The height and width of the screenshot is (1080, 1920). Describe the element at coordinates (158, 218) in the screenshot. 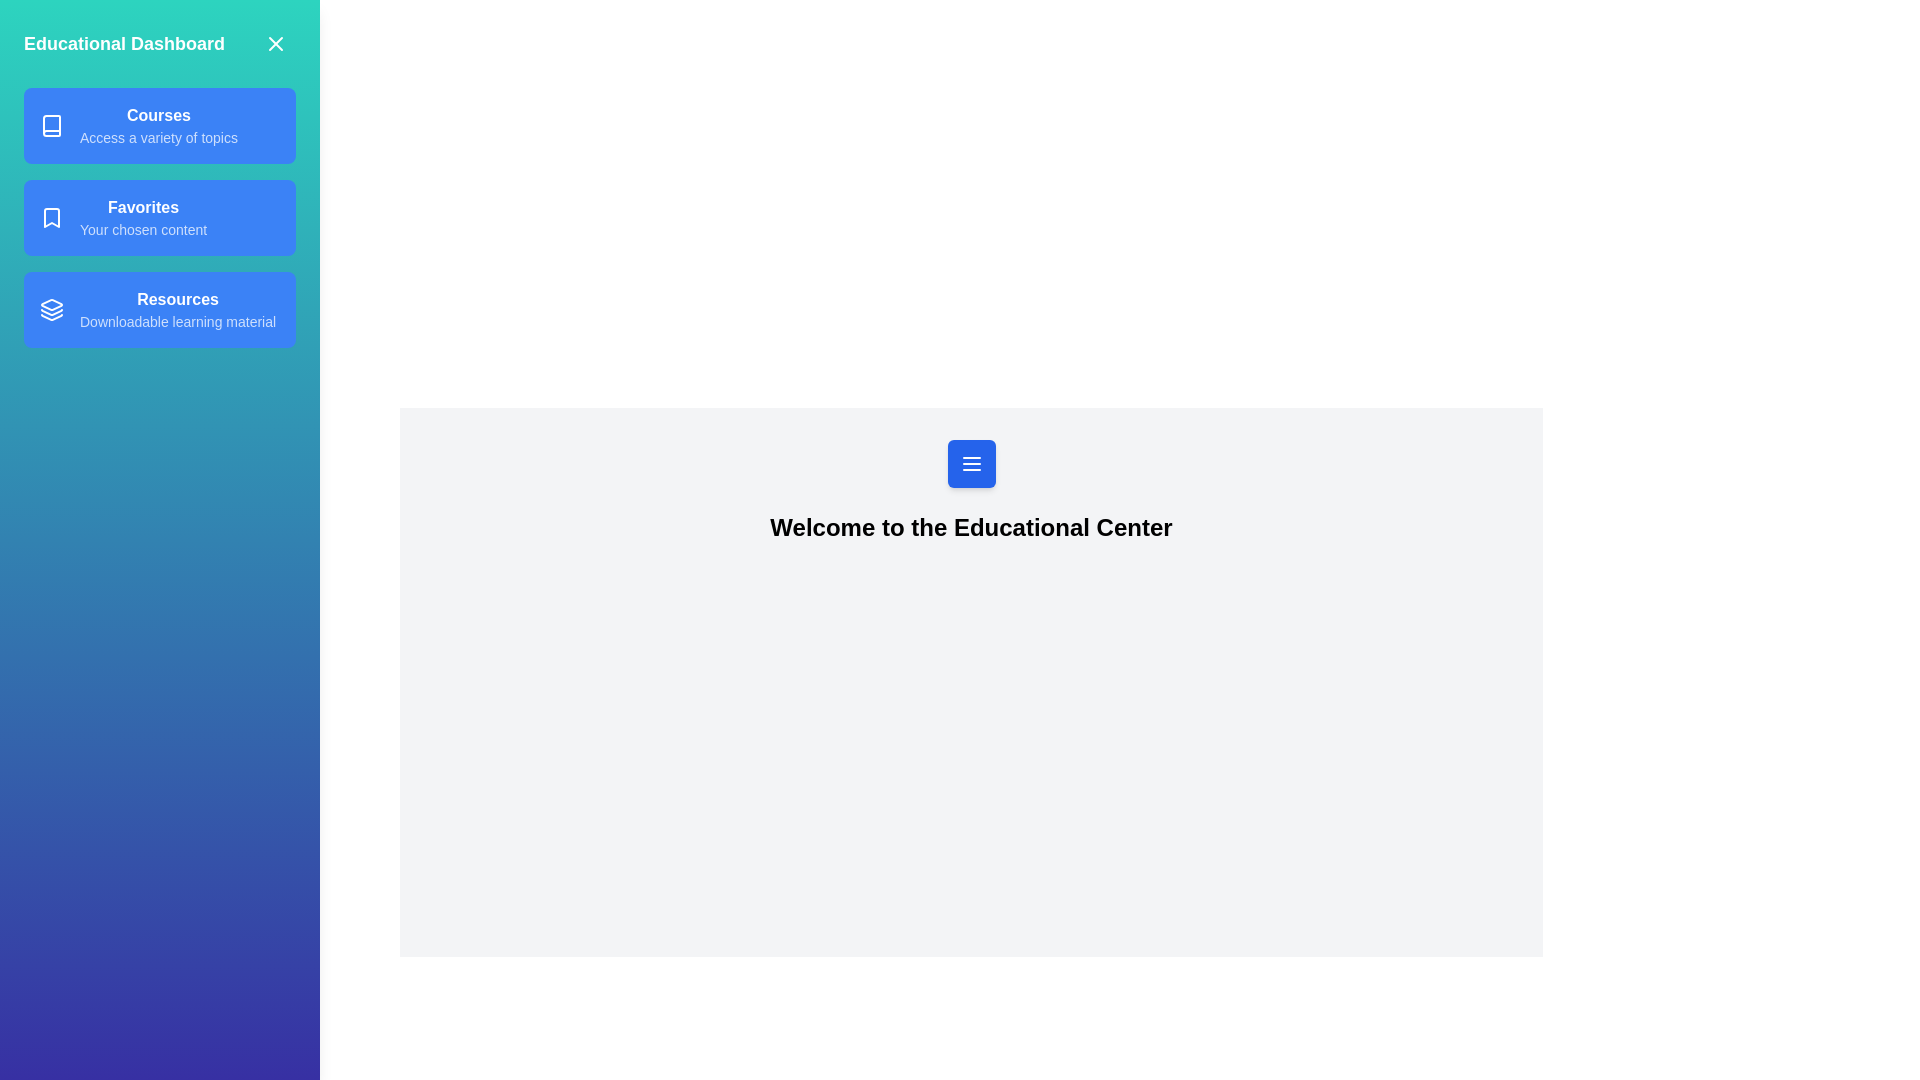

I see `the Favorites from the drawer menu` at that location.